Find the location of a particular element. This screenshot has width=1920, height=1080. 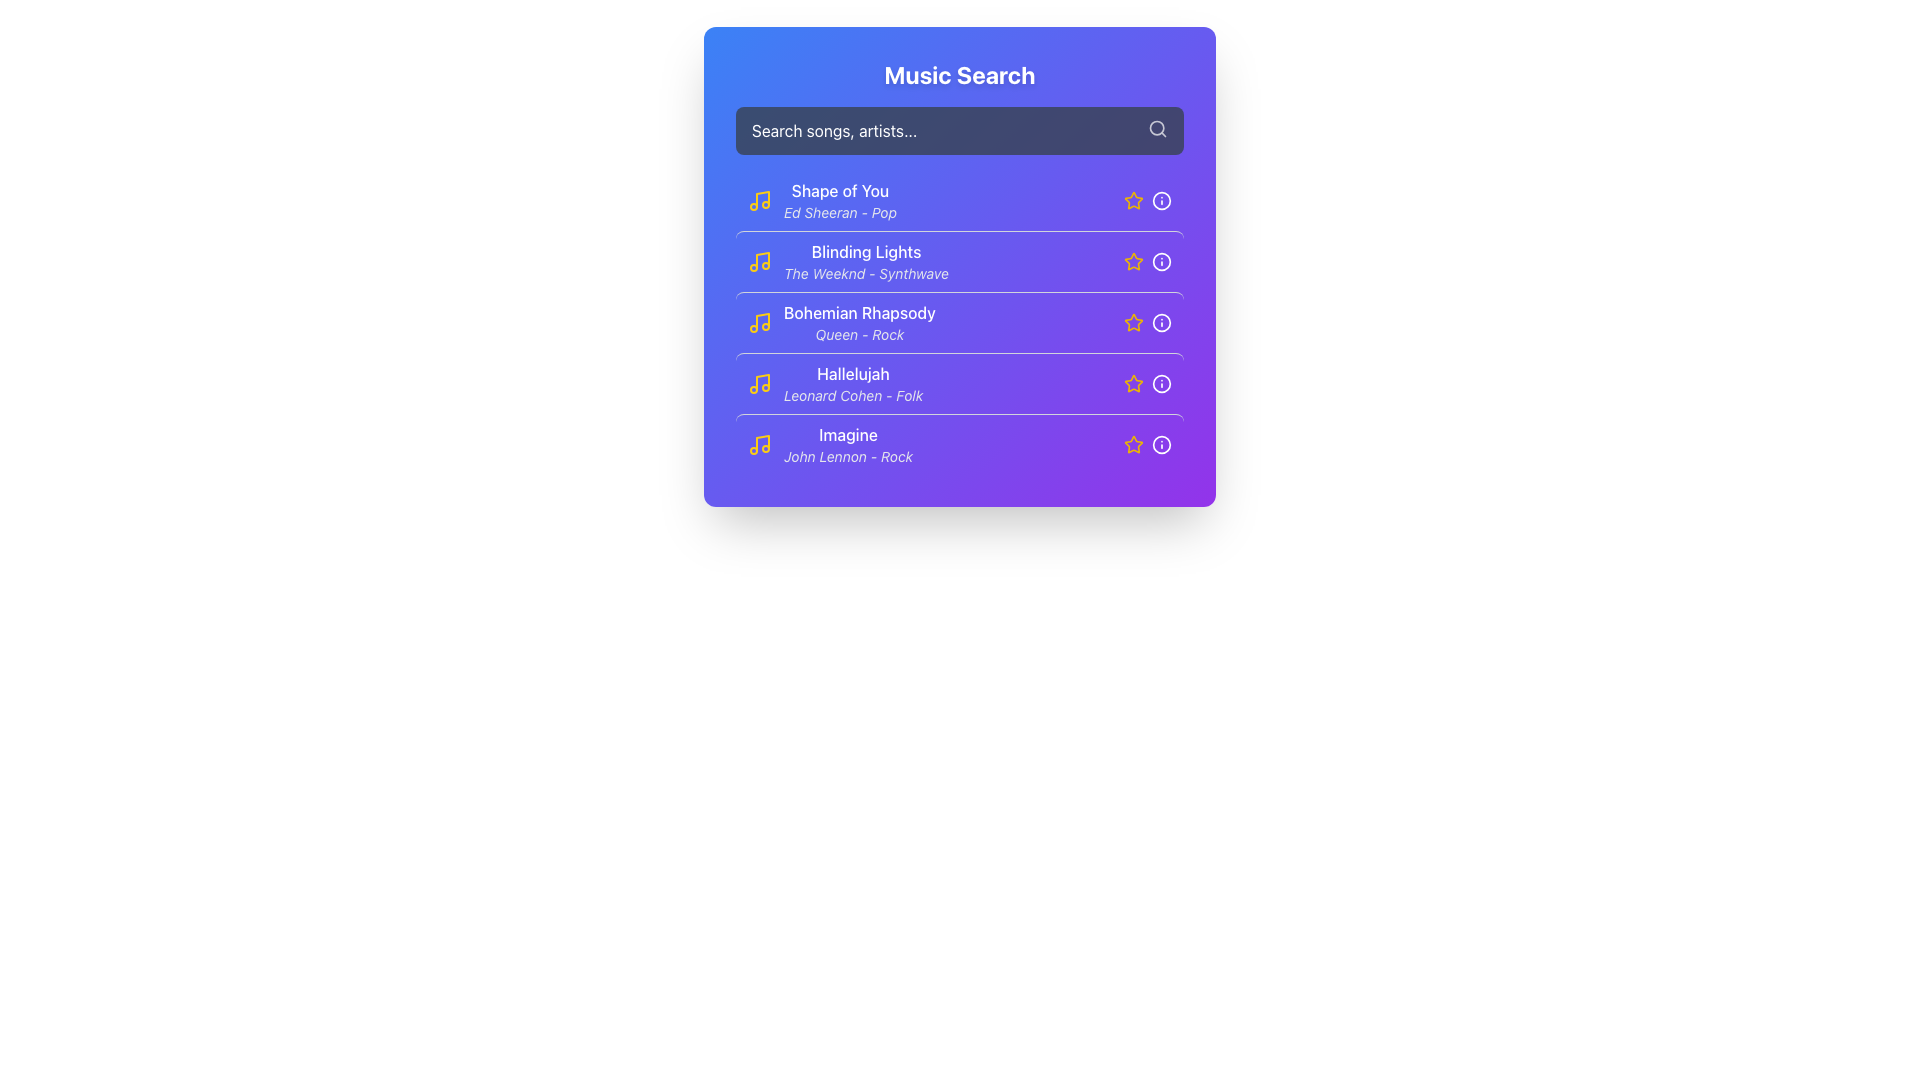

the text element 'Bohemian Rhapsody' located in the third position of a vertically arranged list in the music search interface is located at coordinates (859, 312).